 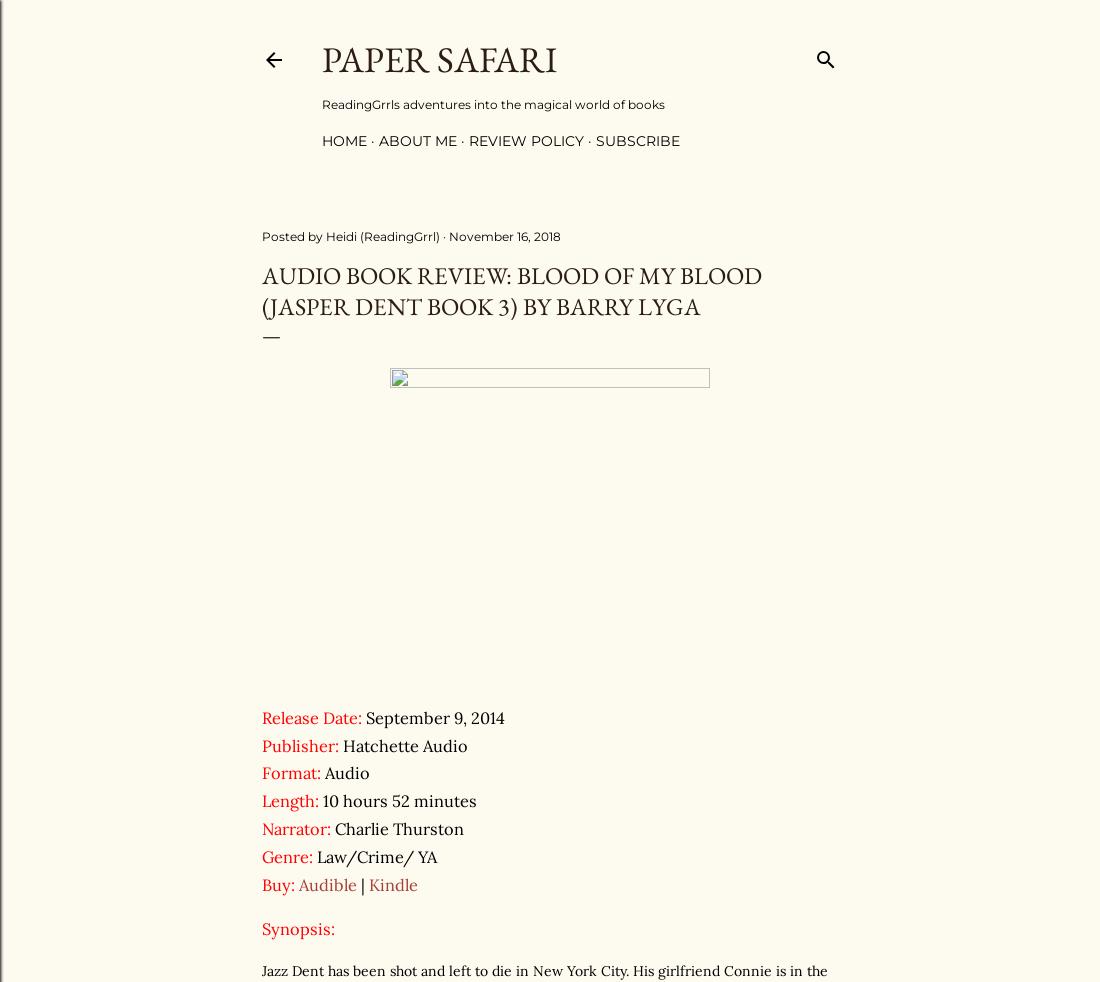 I want to click on 'Release Date:', so click(x=310, y=715).